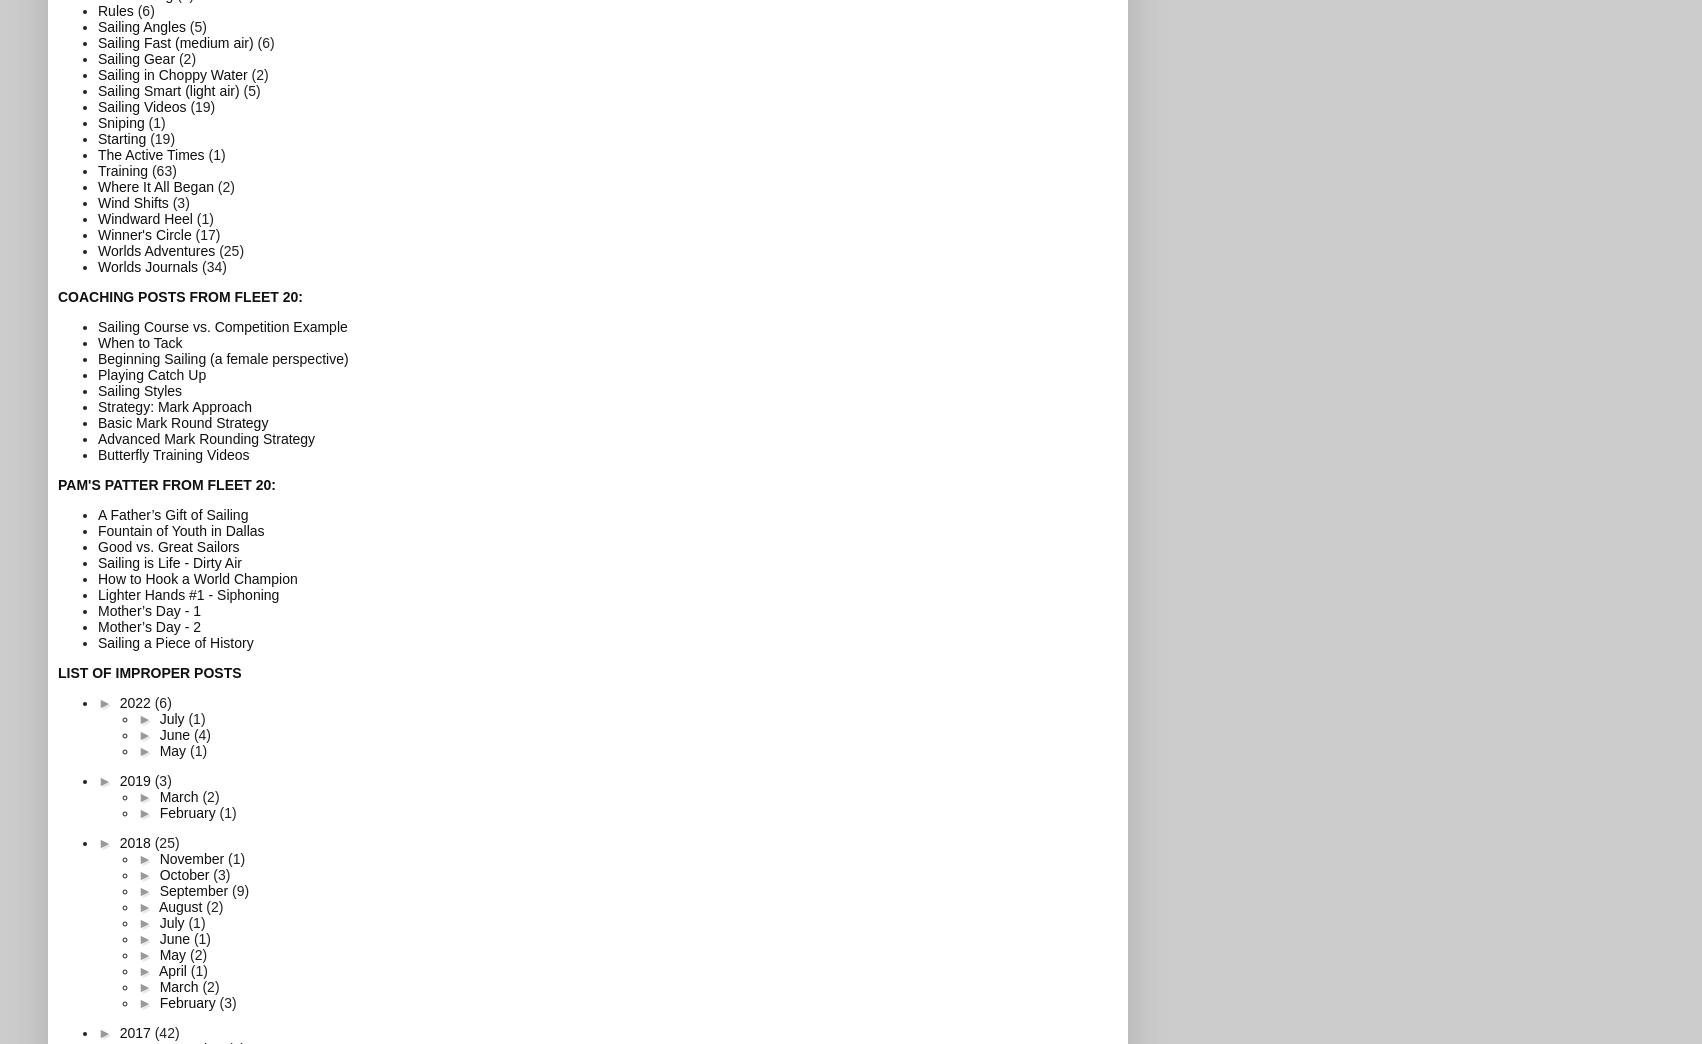 The image size is (1702, 1044). What do you see at coordinates (115, 9) in the screenshot?
I see `'Rules'` at bounding box center [115, 9].